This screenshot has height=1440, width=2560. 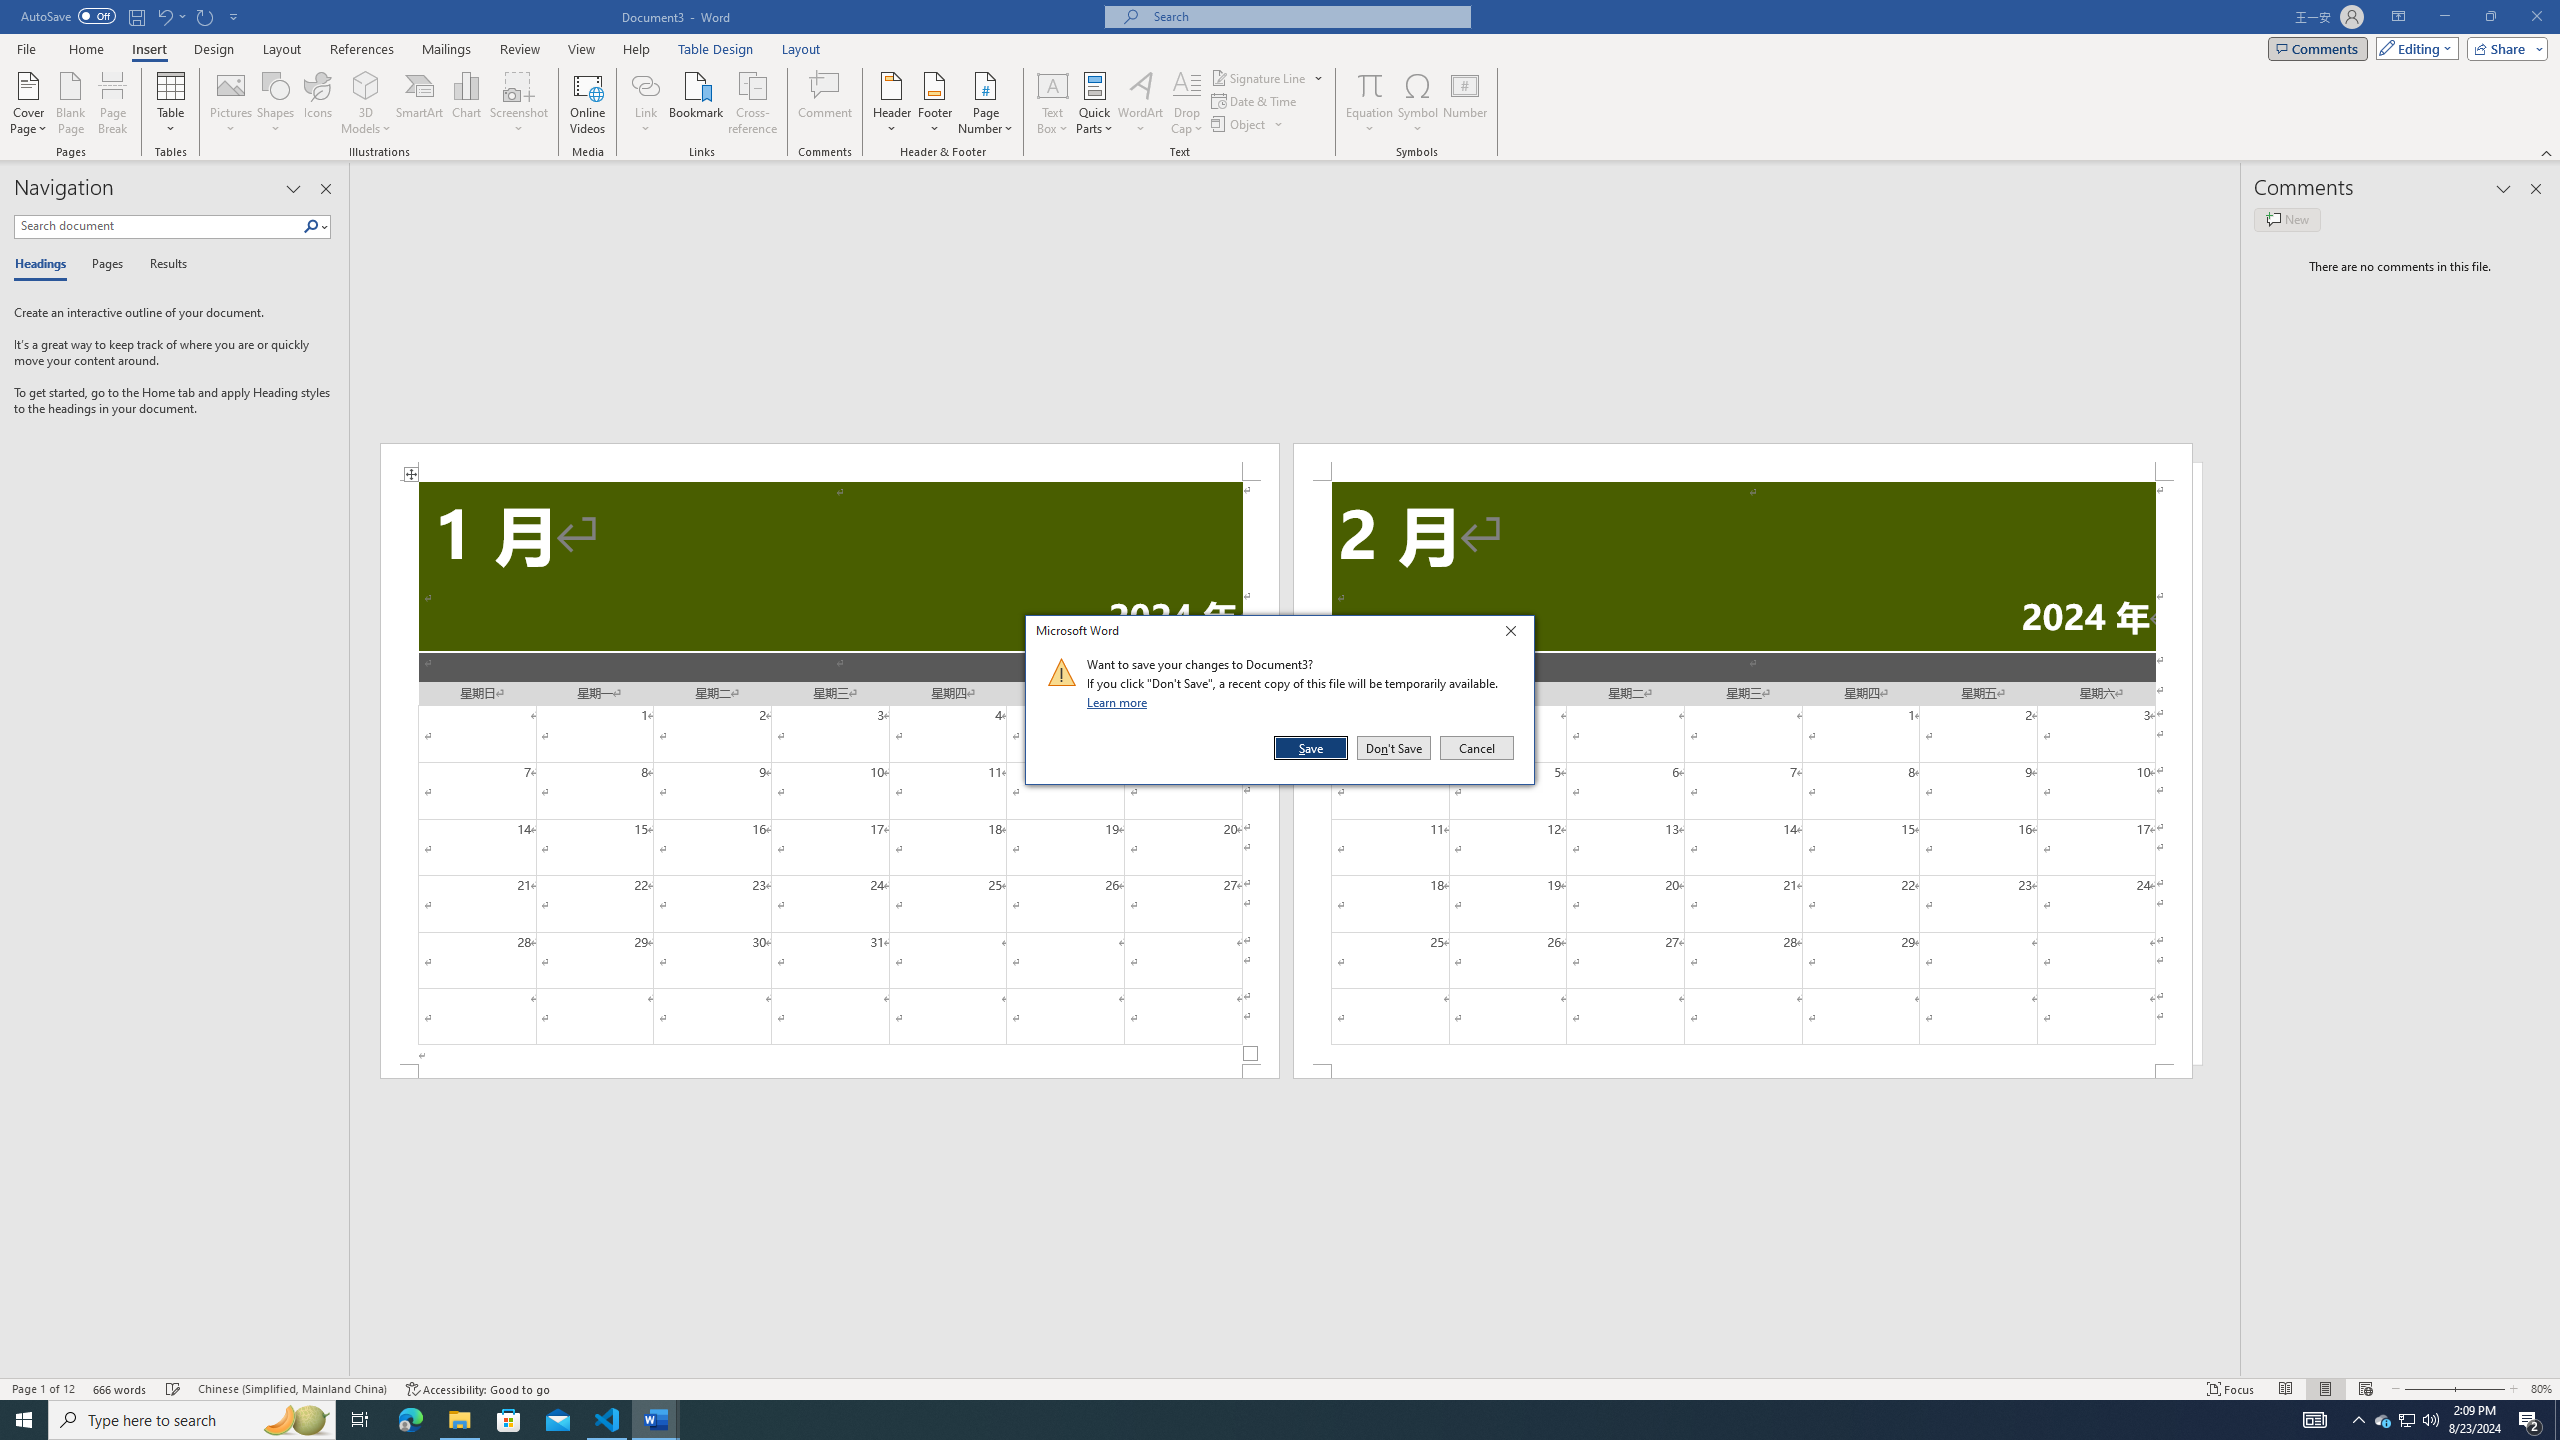 I want to click on 'Search', so click(x=311, y=225).